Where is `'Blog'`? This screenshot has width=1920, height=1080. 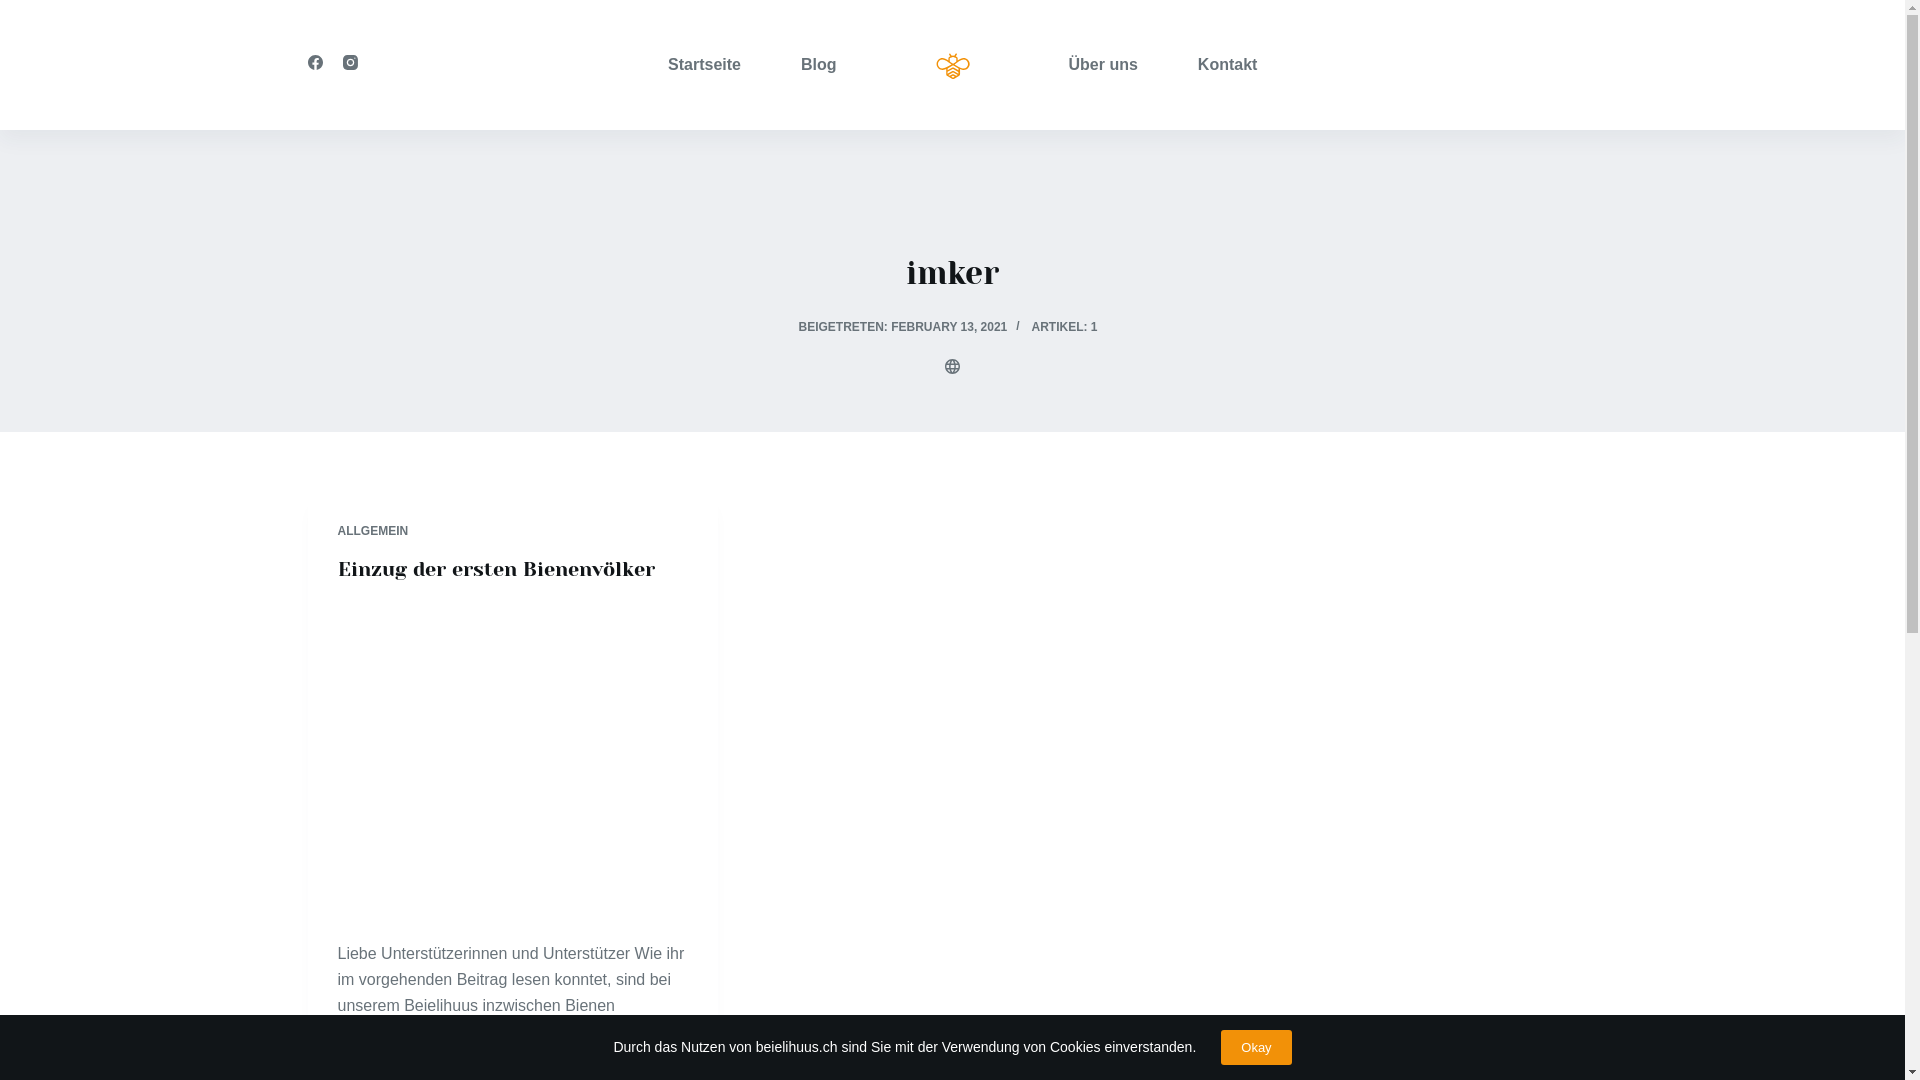 'Blog' is located at coordinates (803, 64).